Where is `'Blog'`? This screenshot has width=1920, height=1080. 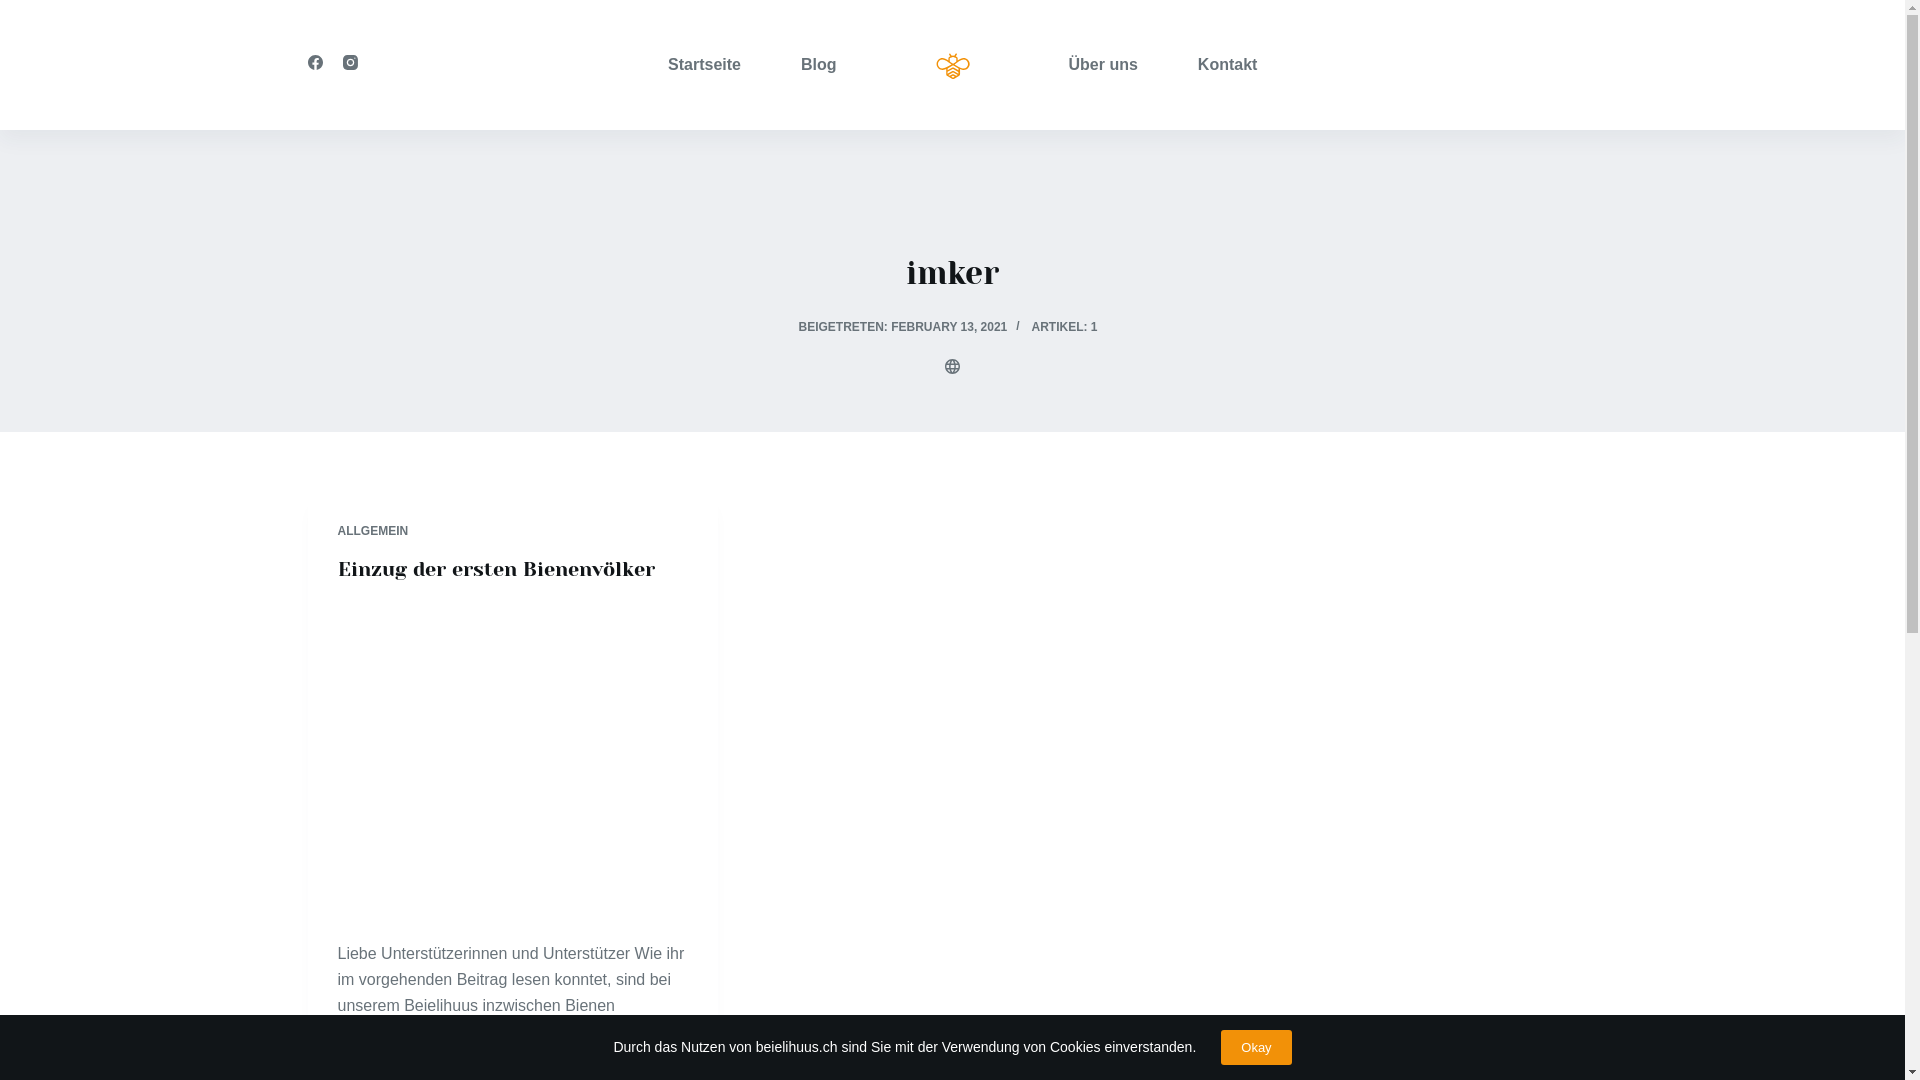 'Blog' is located at coordinates (803, 64).